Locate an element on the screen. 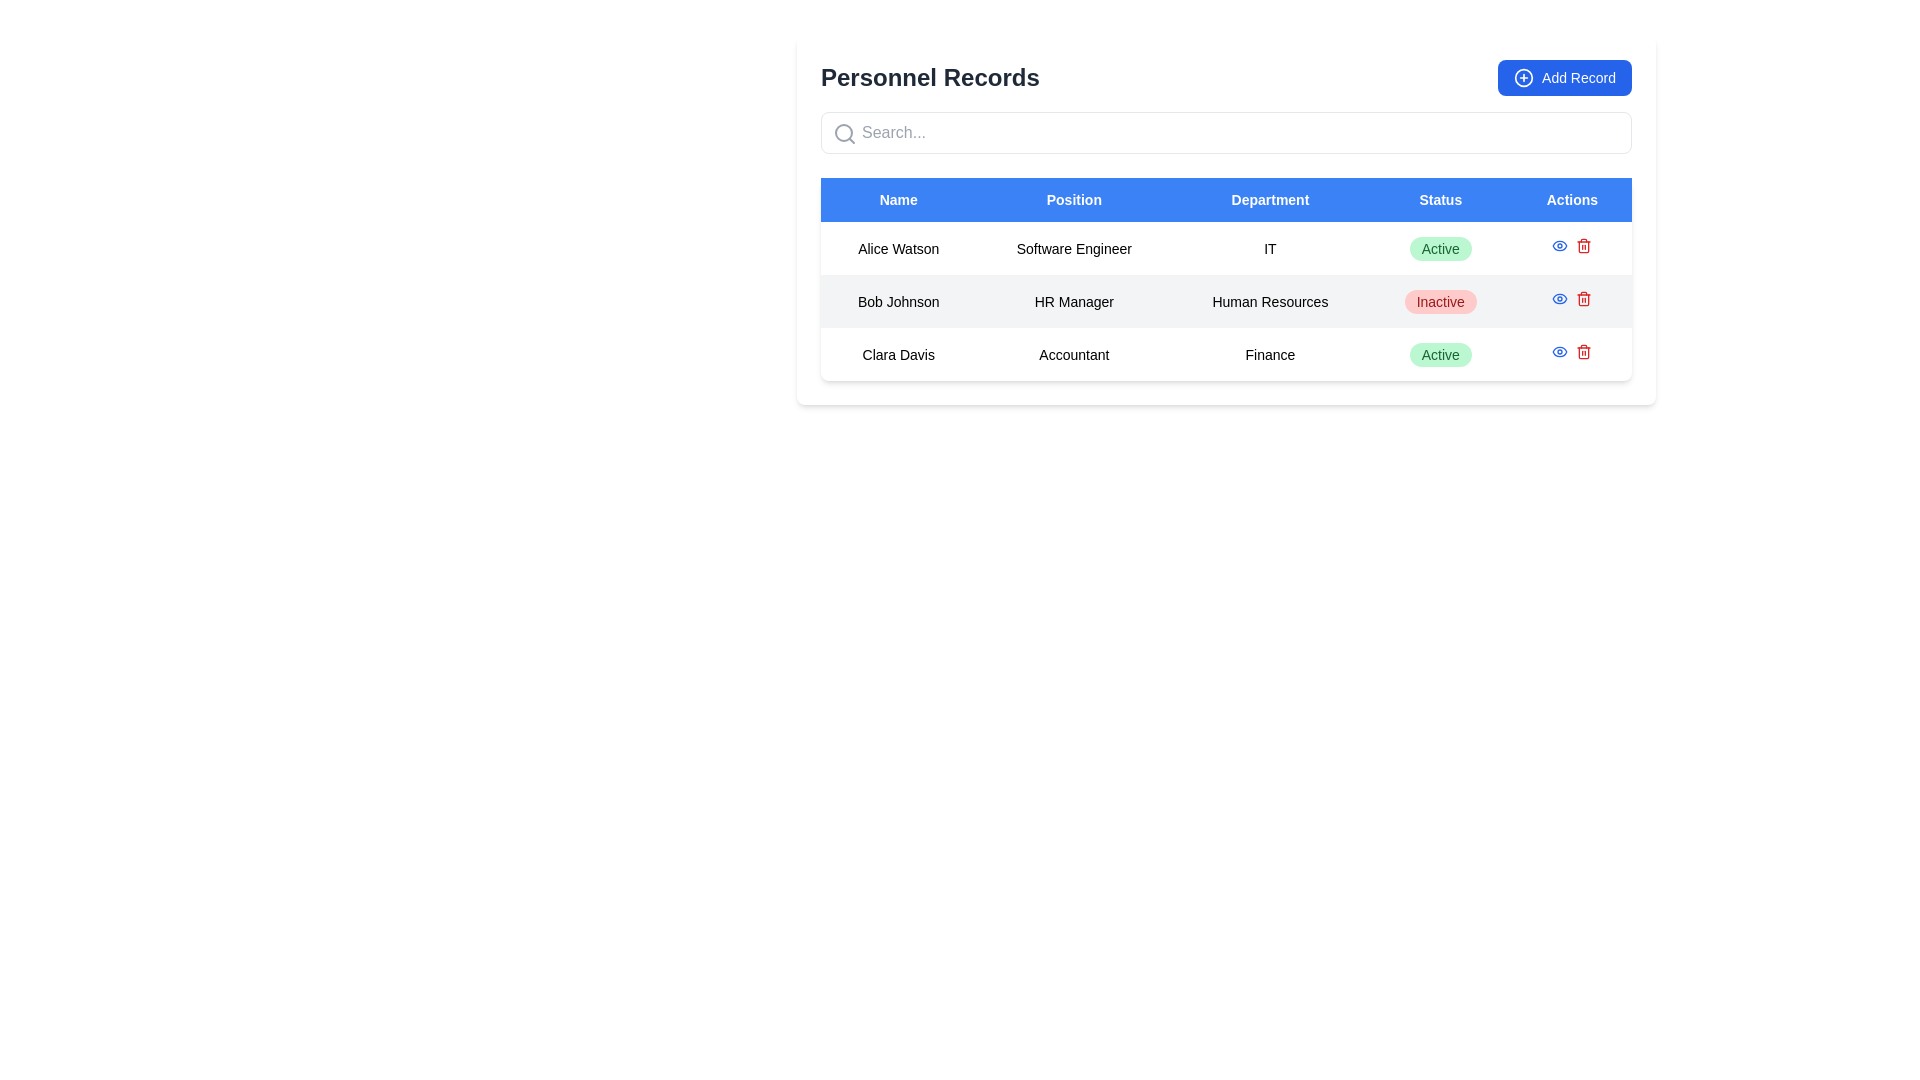  the 'Status' text label which is the fourth item in the header row of the table, positioned between 'Department' and 'Actions' is located at coordinates (1440, 200).